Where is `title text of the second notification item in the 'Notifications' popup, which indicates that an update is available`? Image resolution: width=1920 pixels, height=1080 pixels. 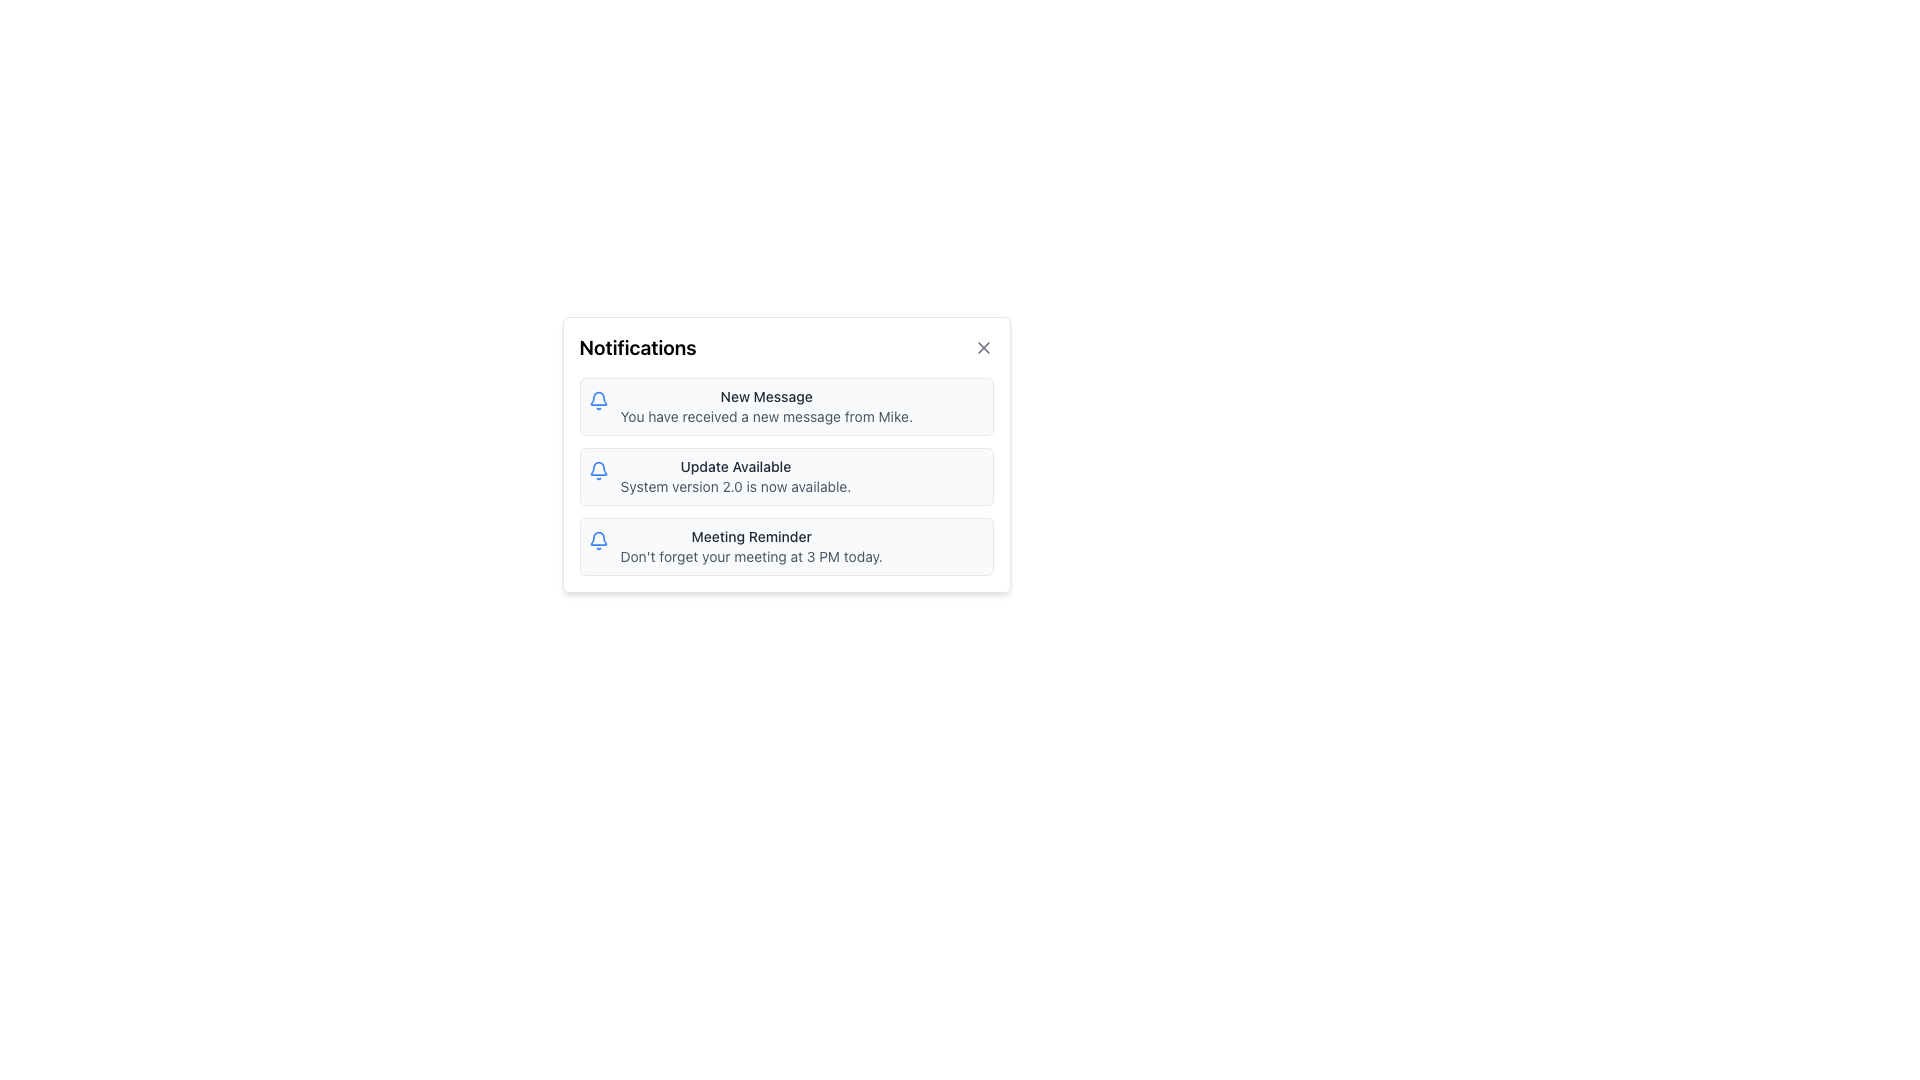 title text of the second notification item in the 'Notifications' popup, which indicates that an update is available is located at coordinates (734, 466).